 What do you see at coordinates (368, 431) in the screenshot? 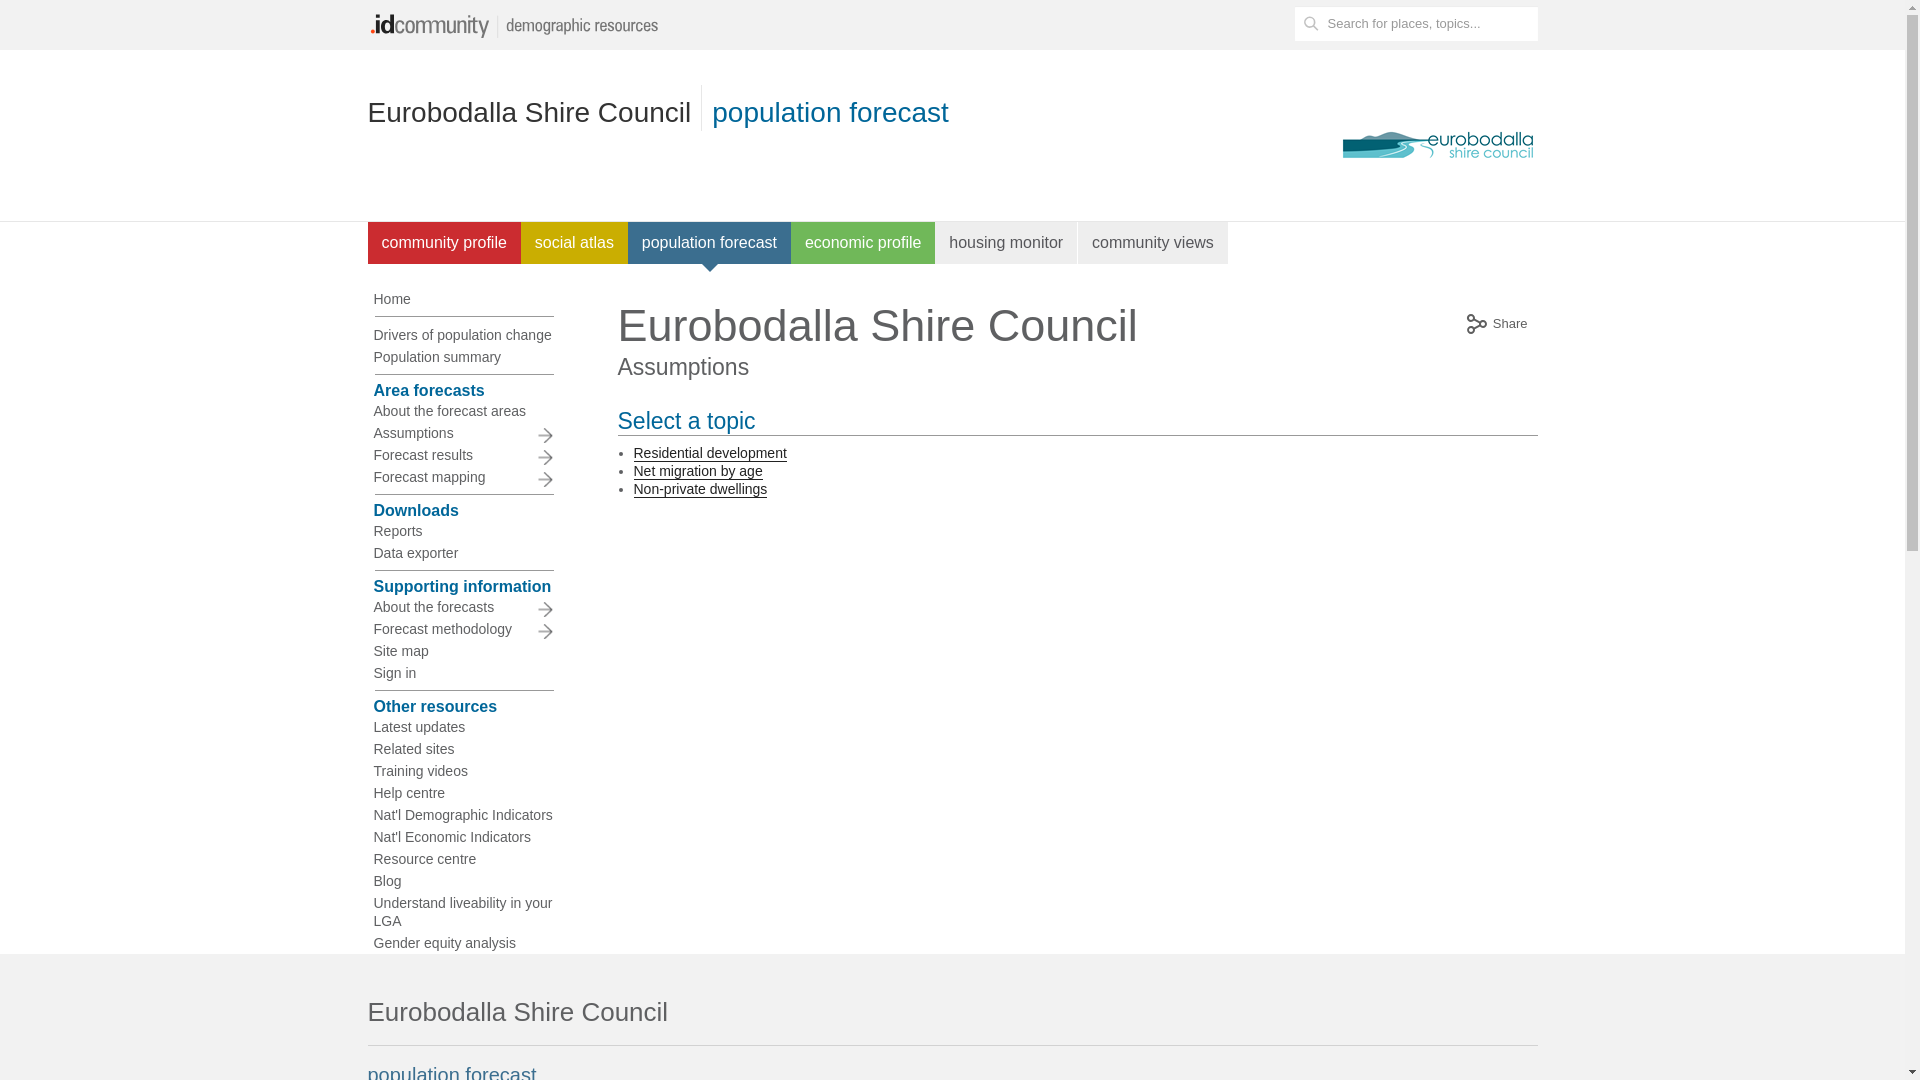
I see `'Assumptions` at bounding box center [368, 431].